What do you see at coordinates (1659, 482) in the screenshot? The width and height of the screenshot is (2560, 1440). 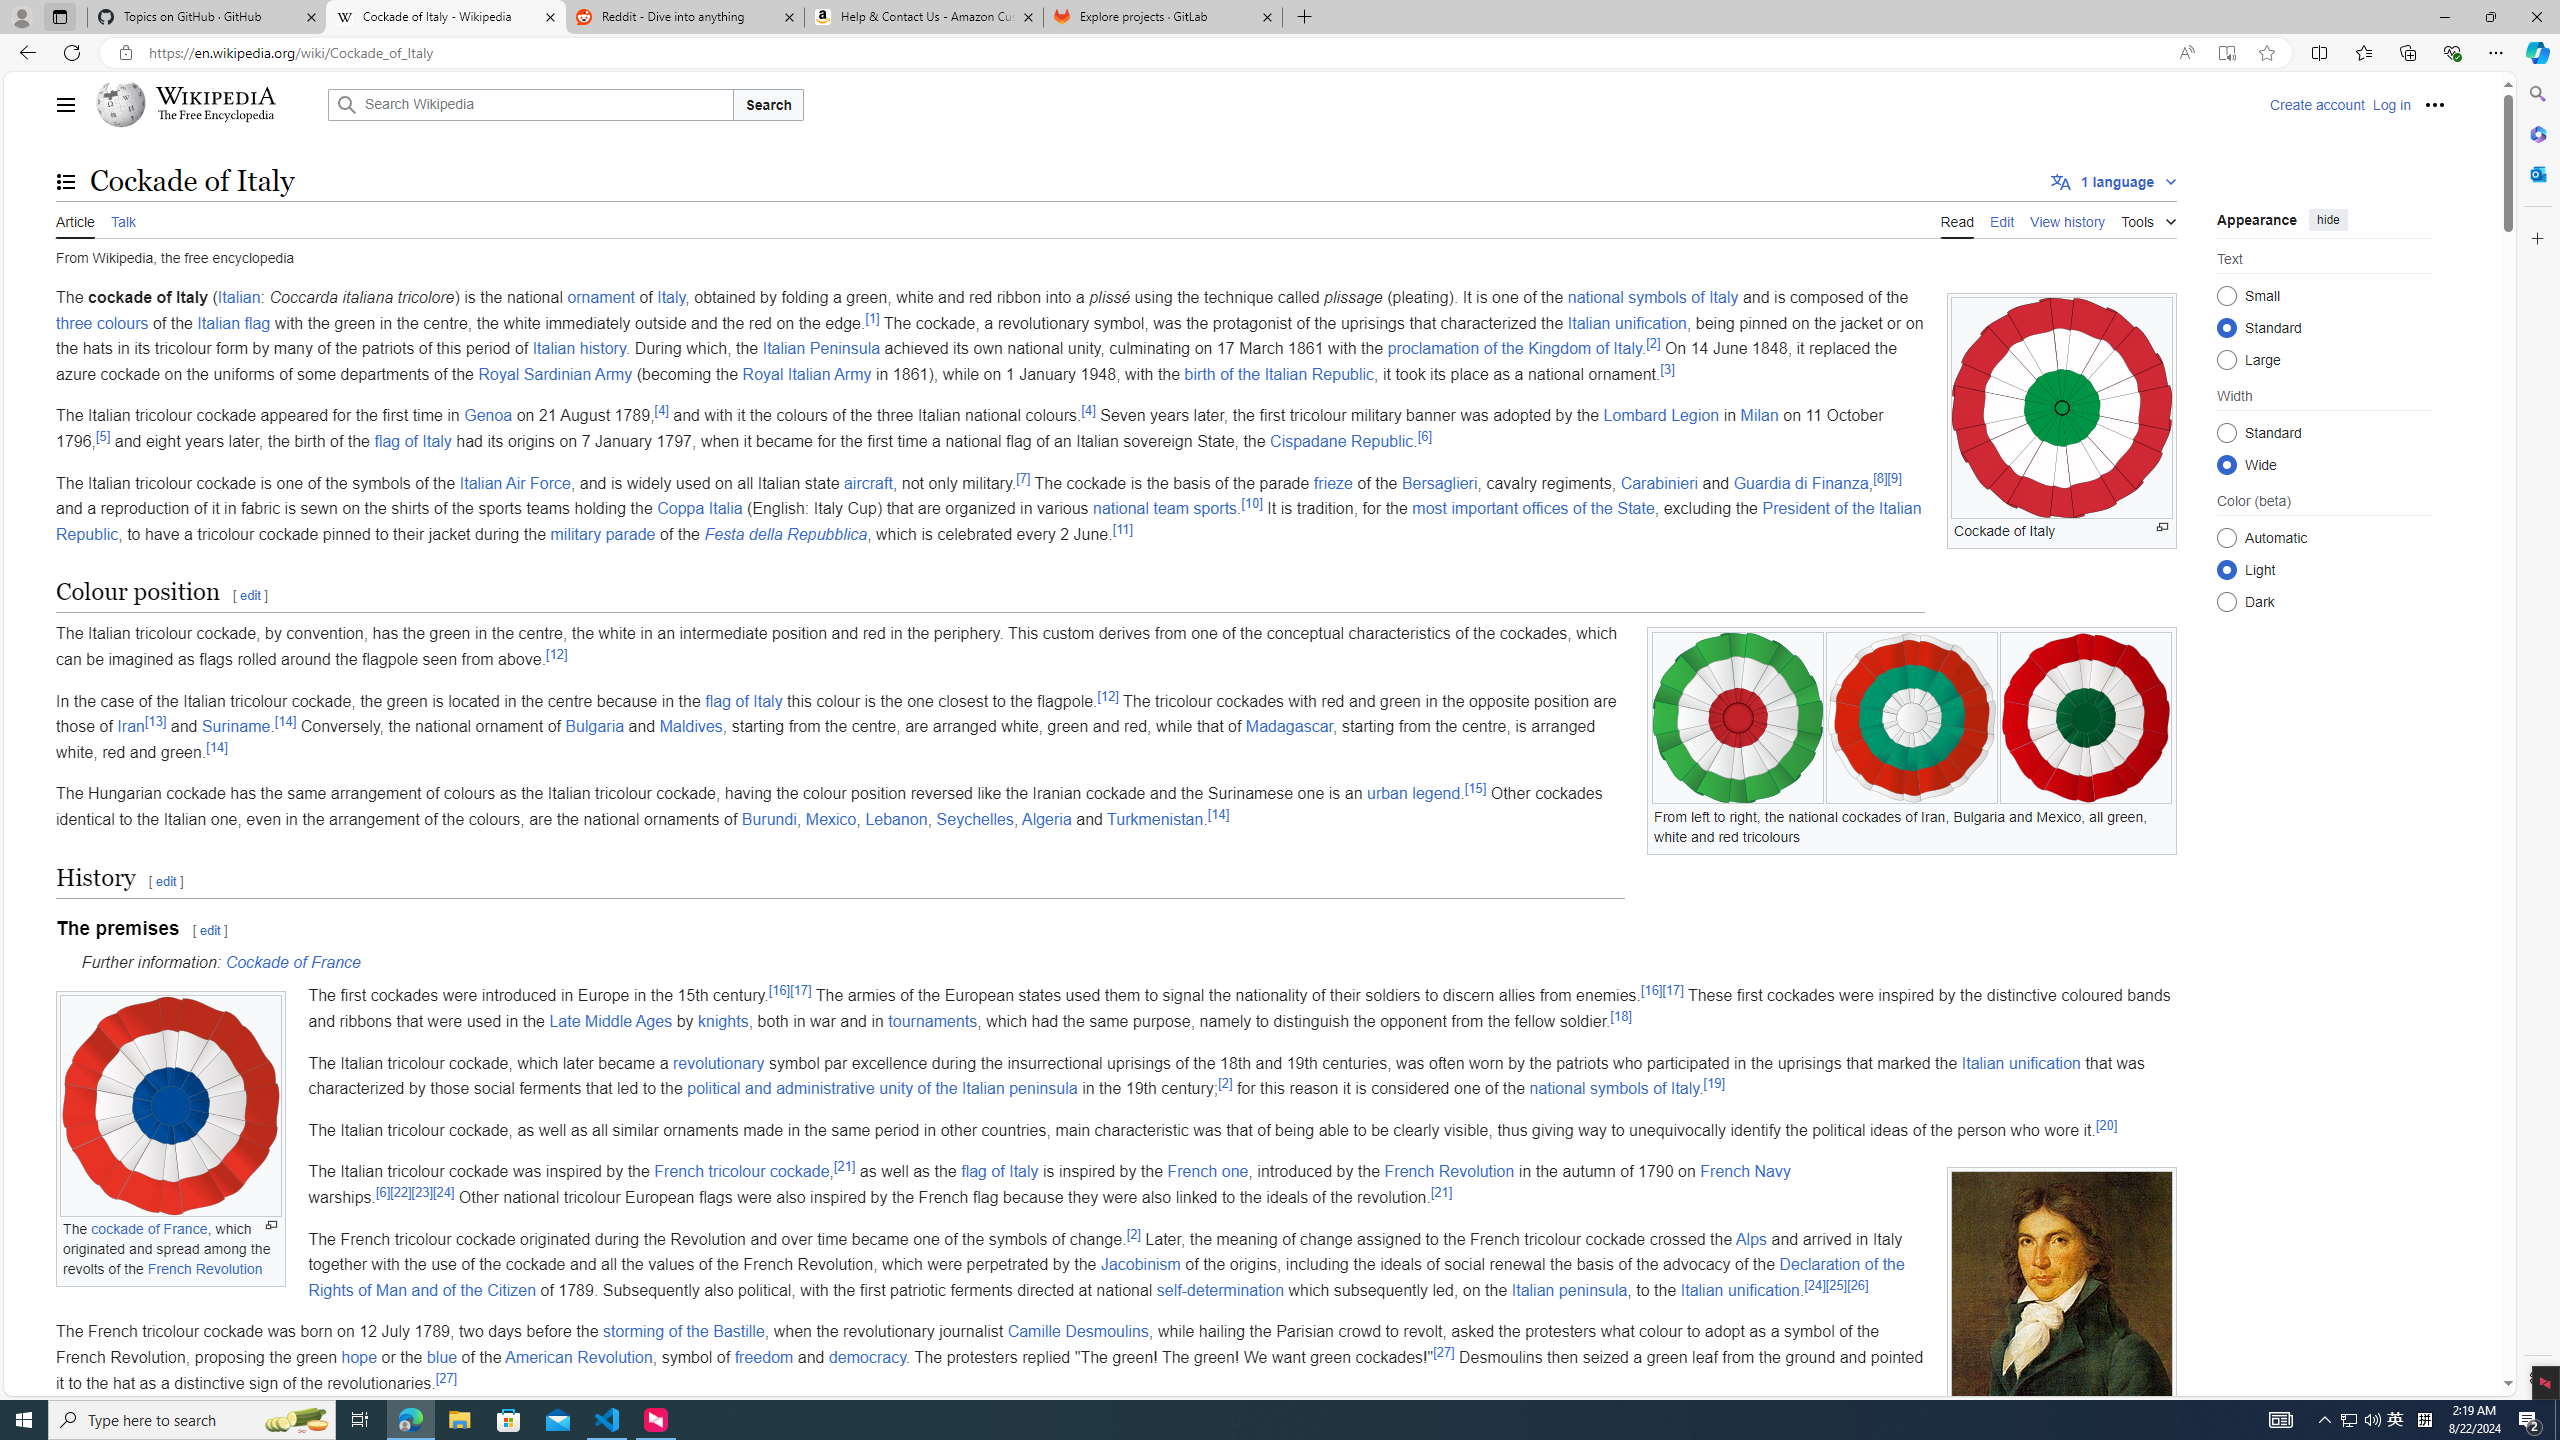 I see `'Carabinieri'` at bounding box center [1659, 482].